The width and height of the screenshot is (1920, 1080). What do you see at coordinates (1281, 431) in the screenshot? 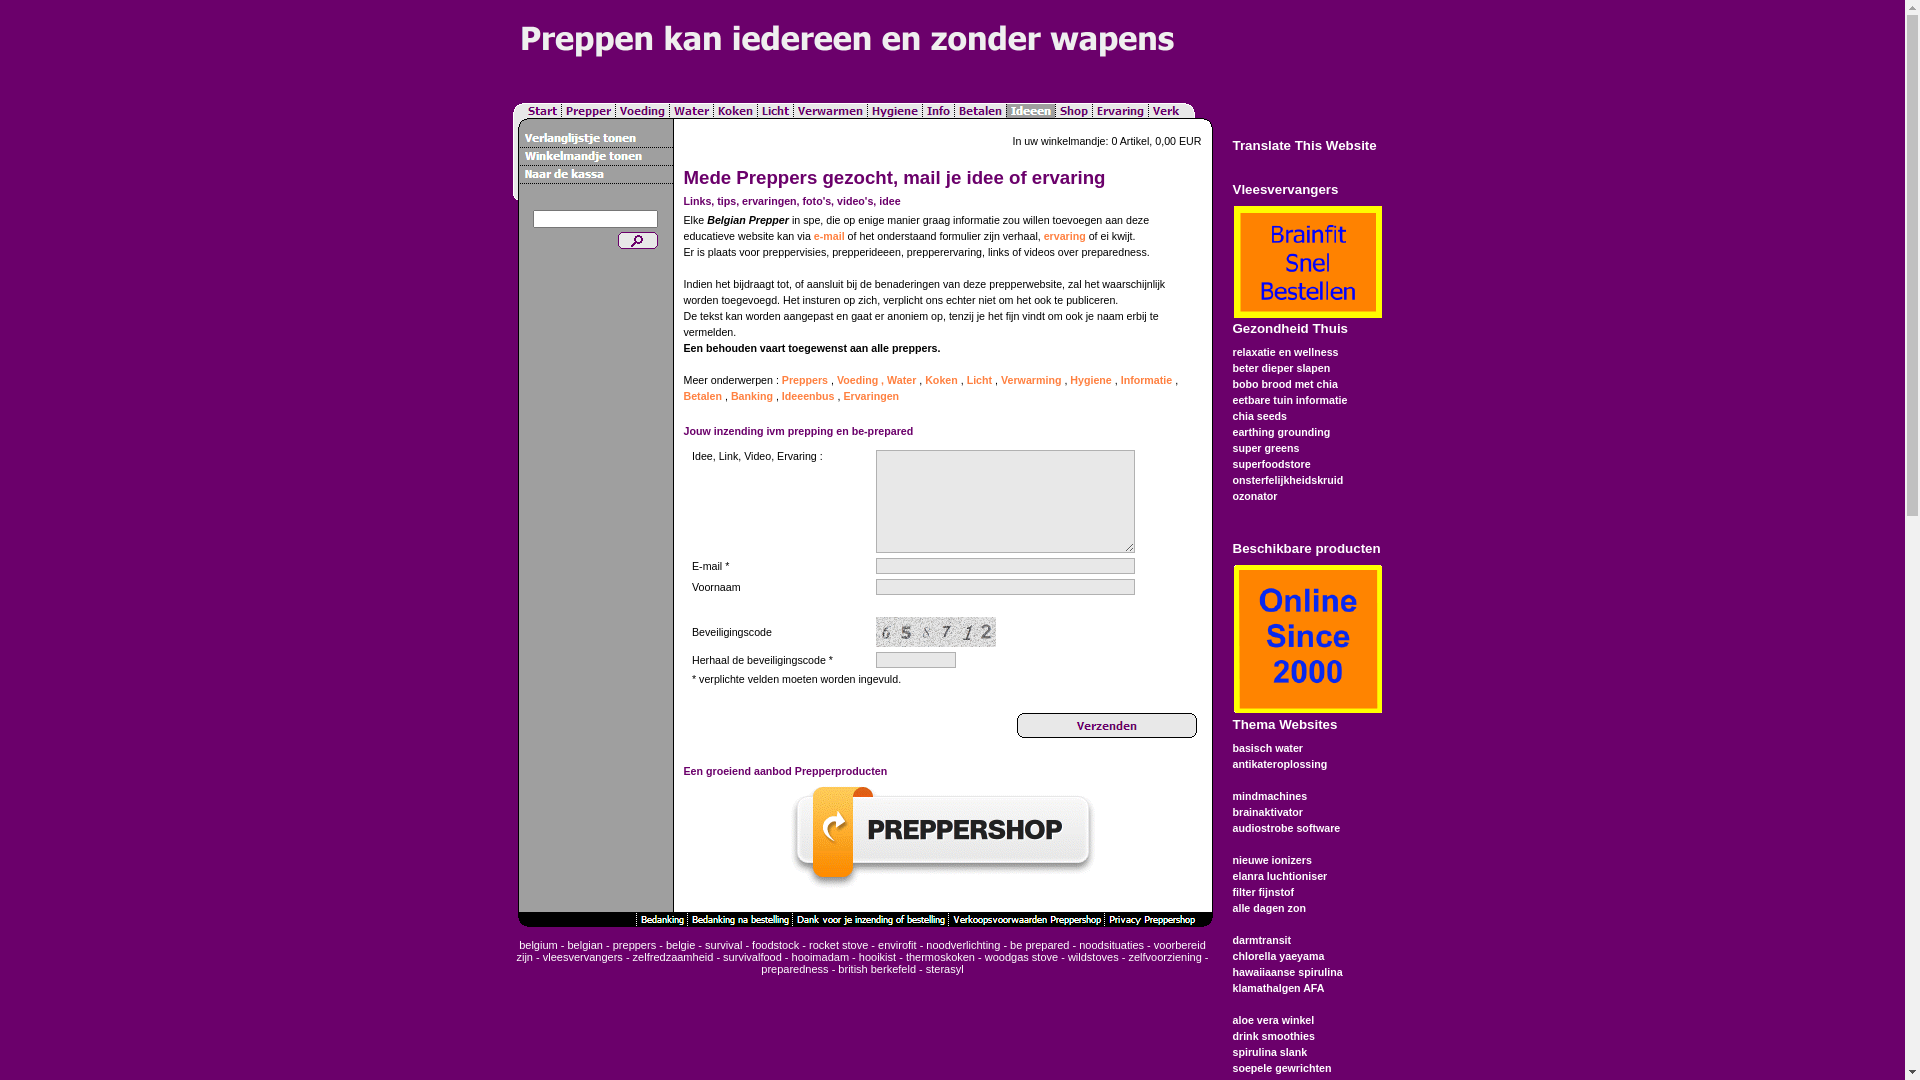
I see `'earthing grounding'` at bounding box center [1281, 431].